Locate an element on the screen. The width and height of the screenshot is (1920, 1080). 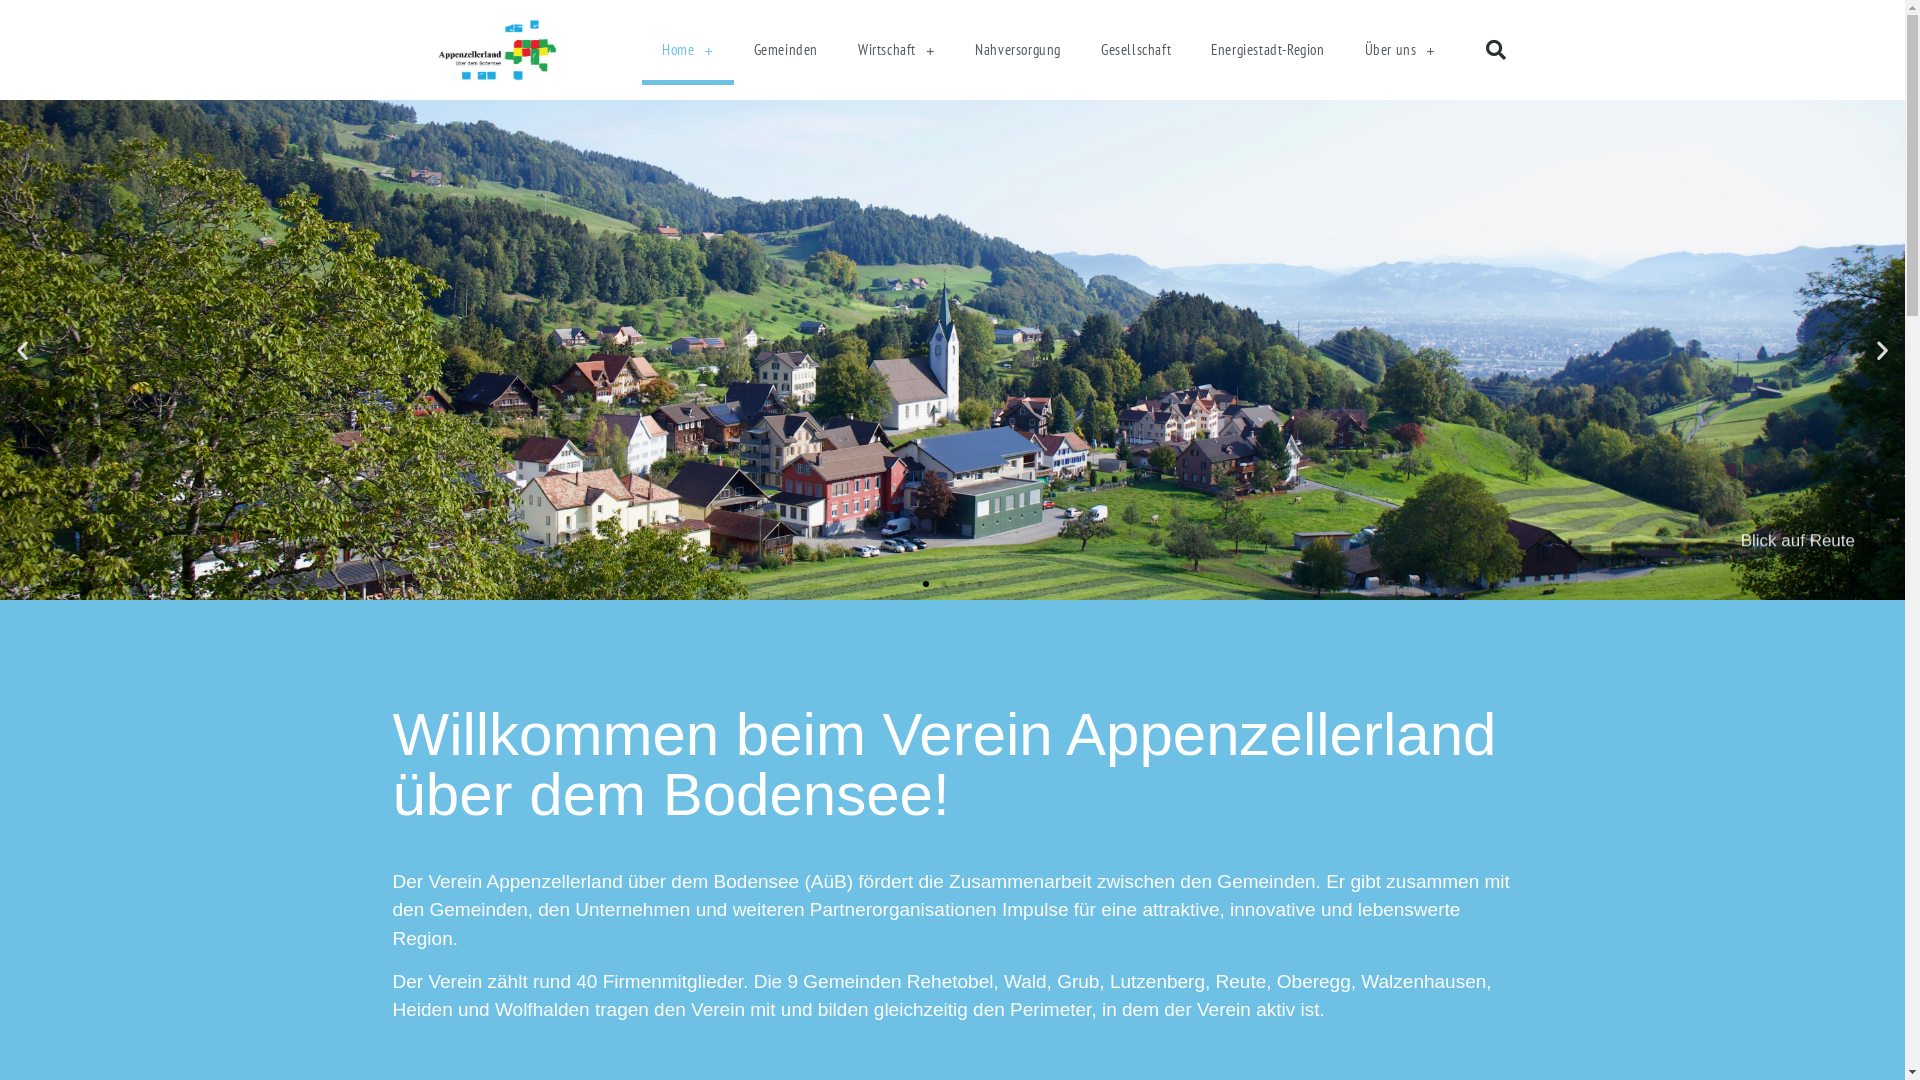
'Wirtschaft' is located at coordinates (895, 49).